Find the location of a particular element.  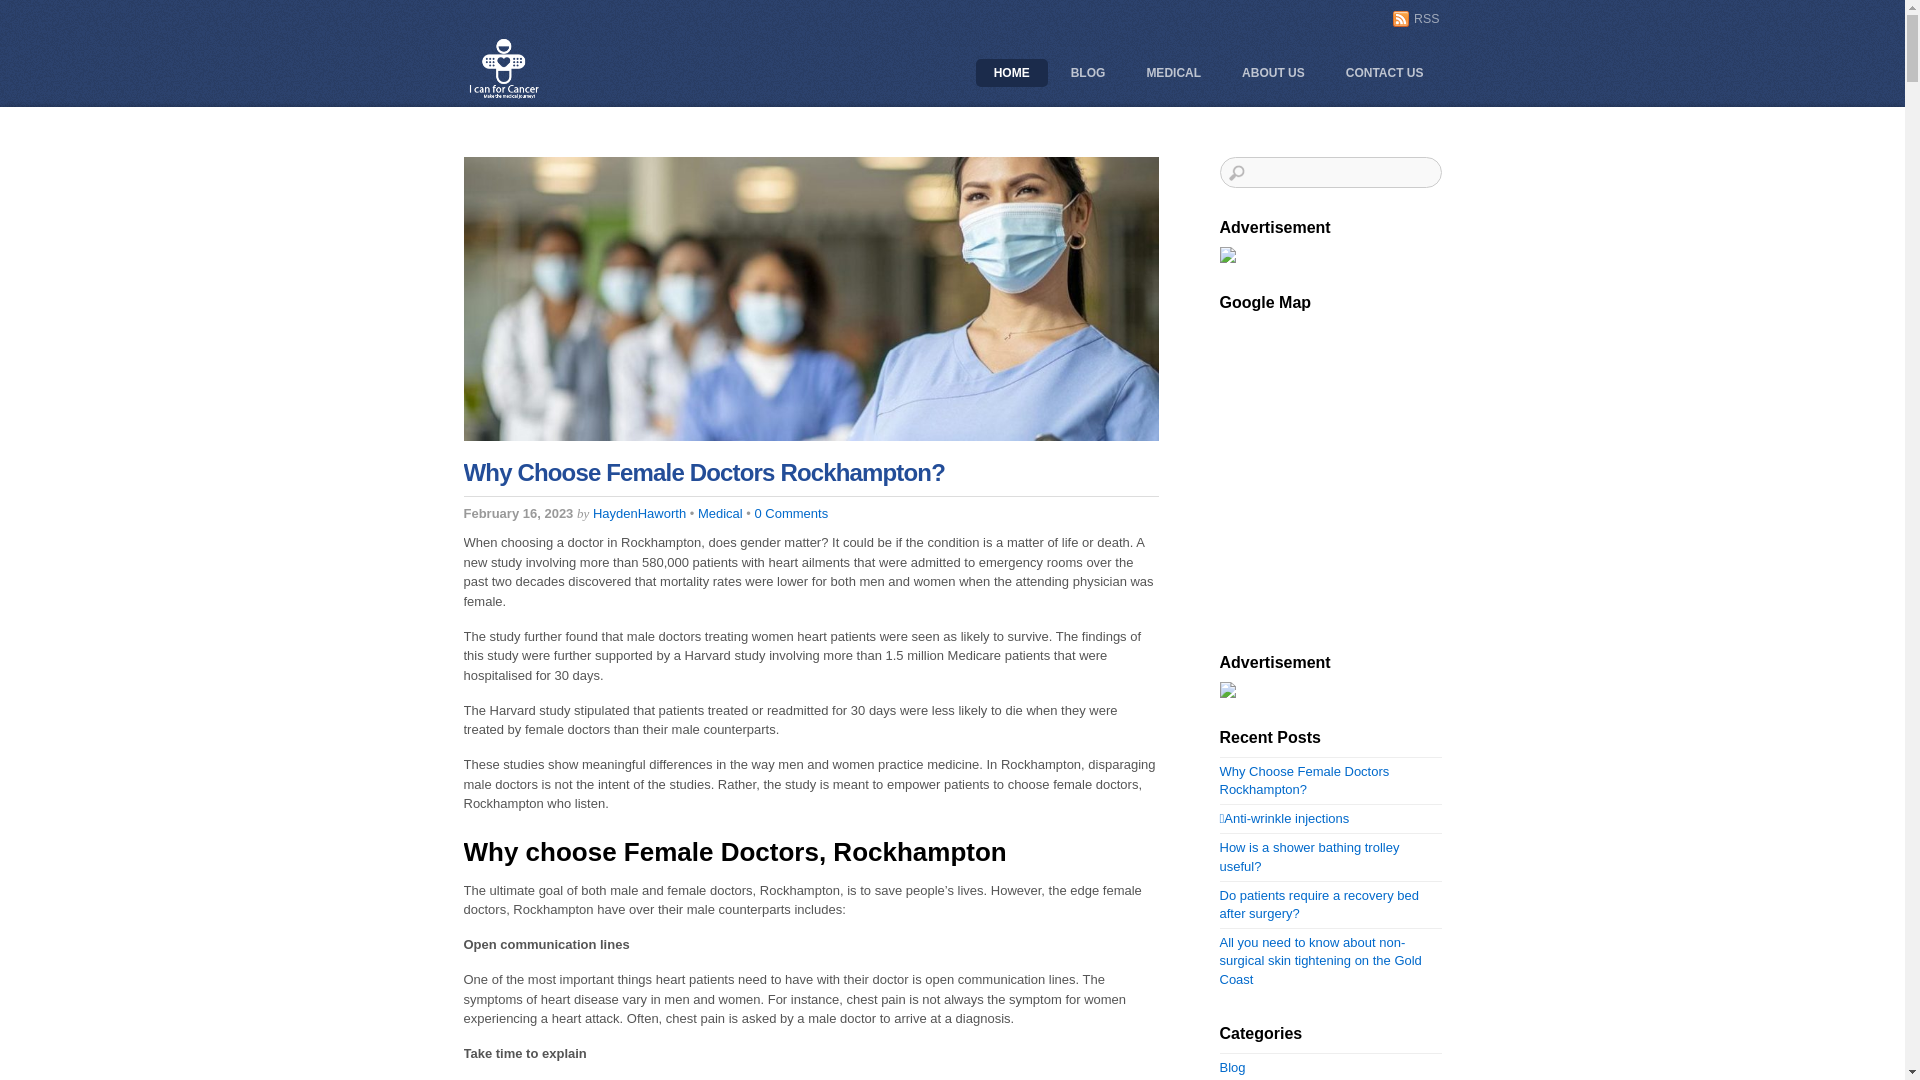

'Why Choose Female Doctors Rockhampton?' is located at coordinates (1305, 779).